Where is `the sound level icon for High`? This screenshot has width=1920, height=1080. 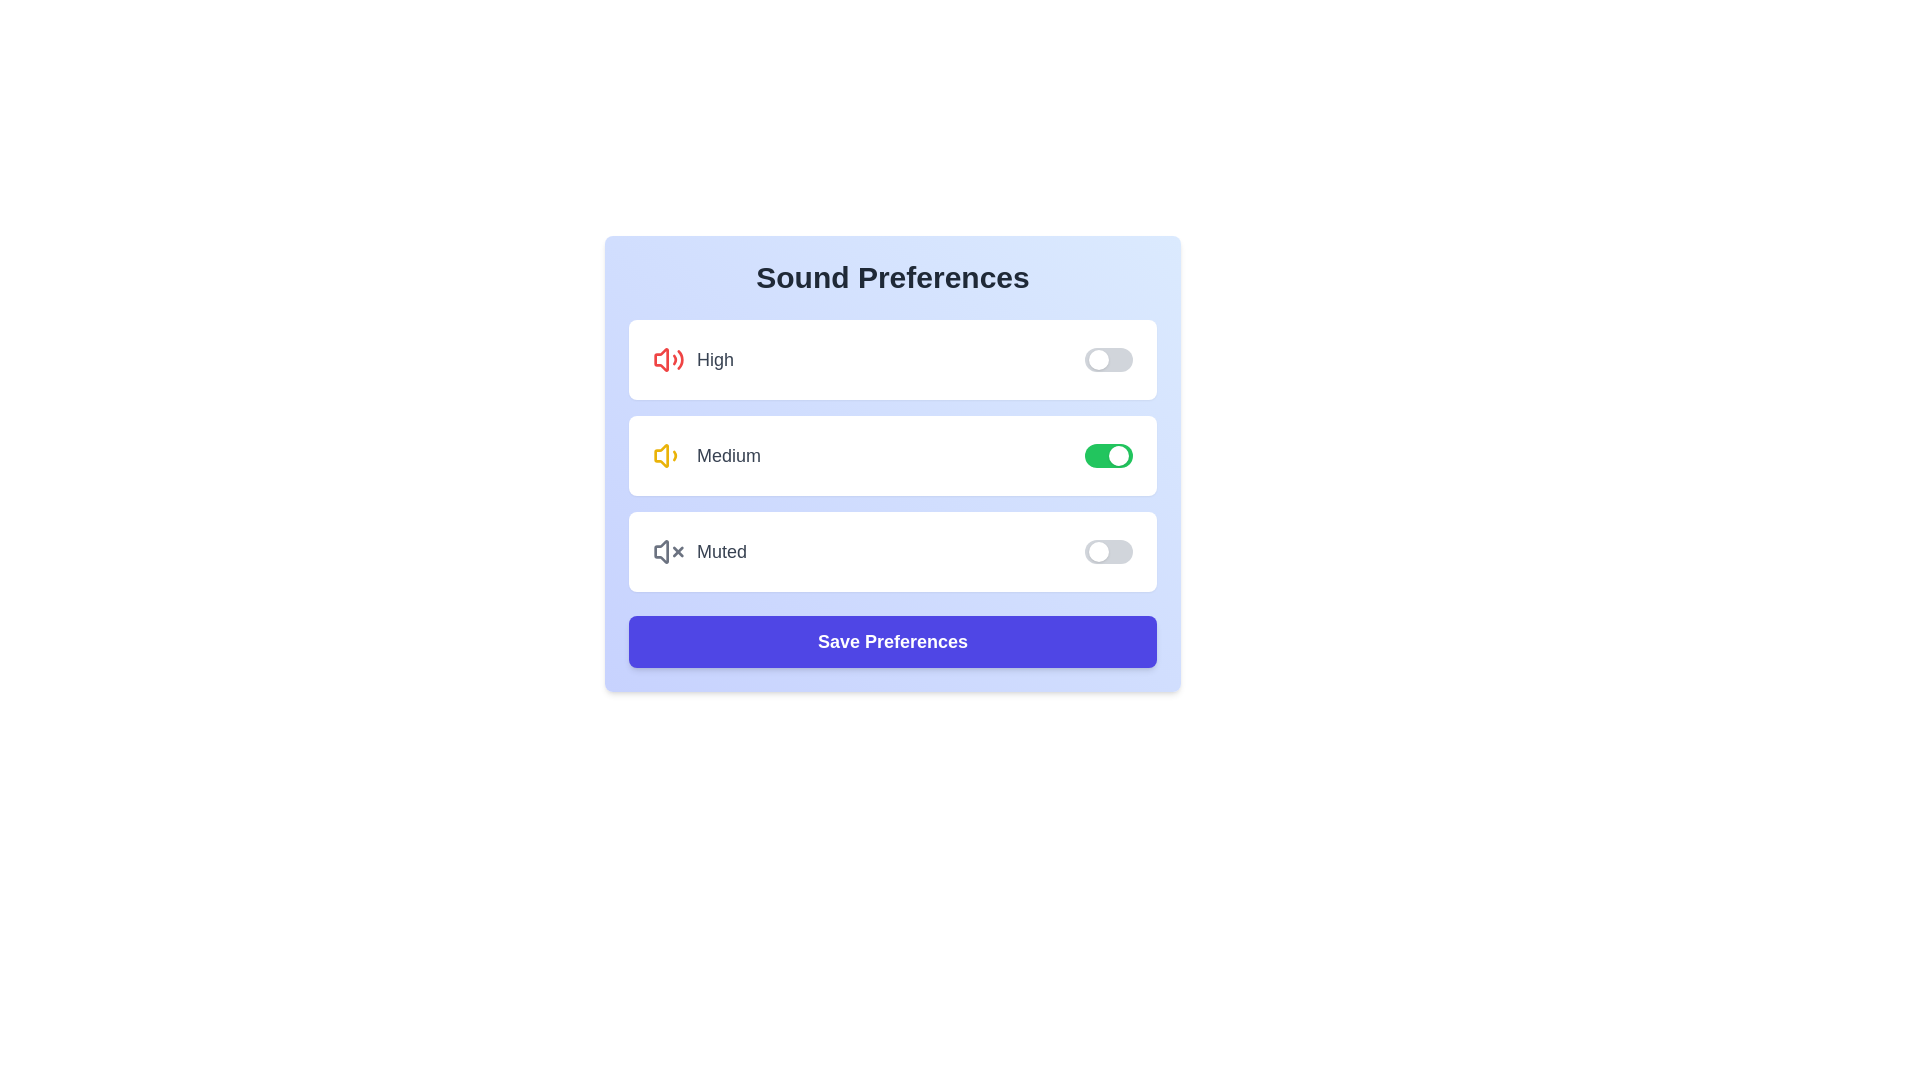 the sound level icon for High is located at coordinates (668, 358).